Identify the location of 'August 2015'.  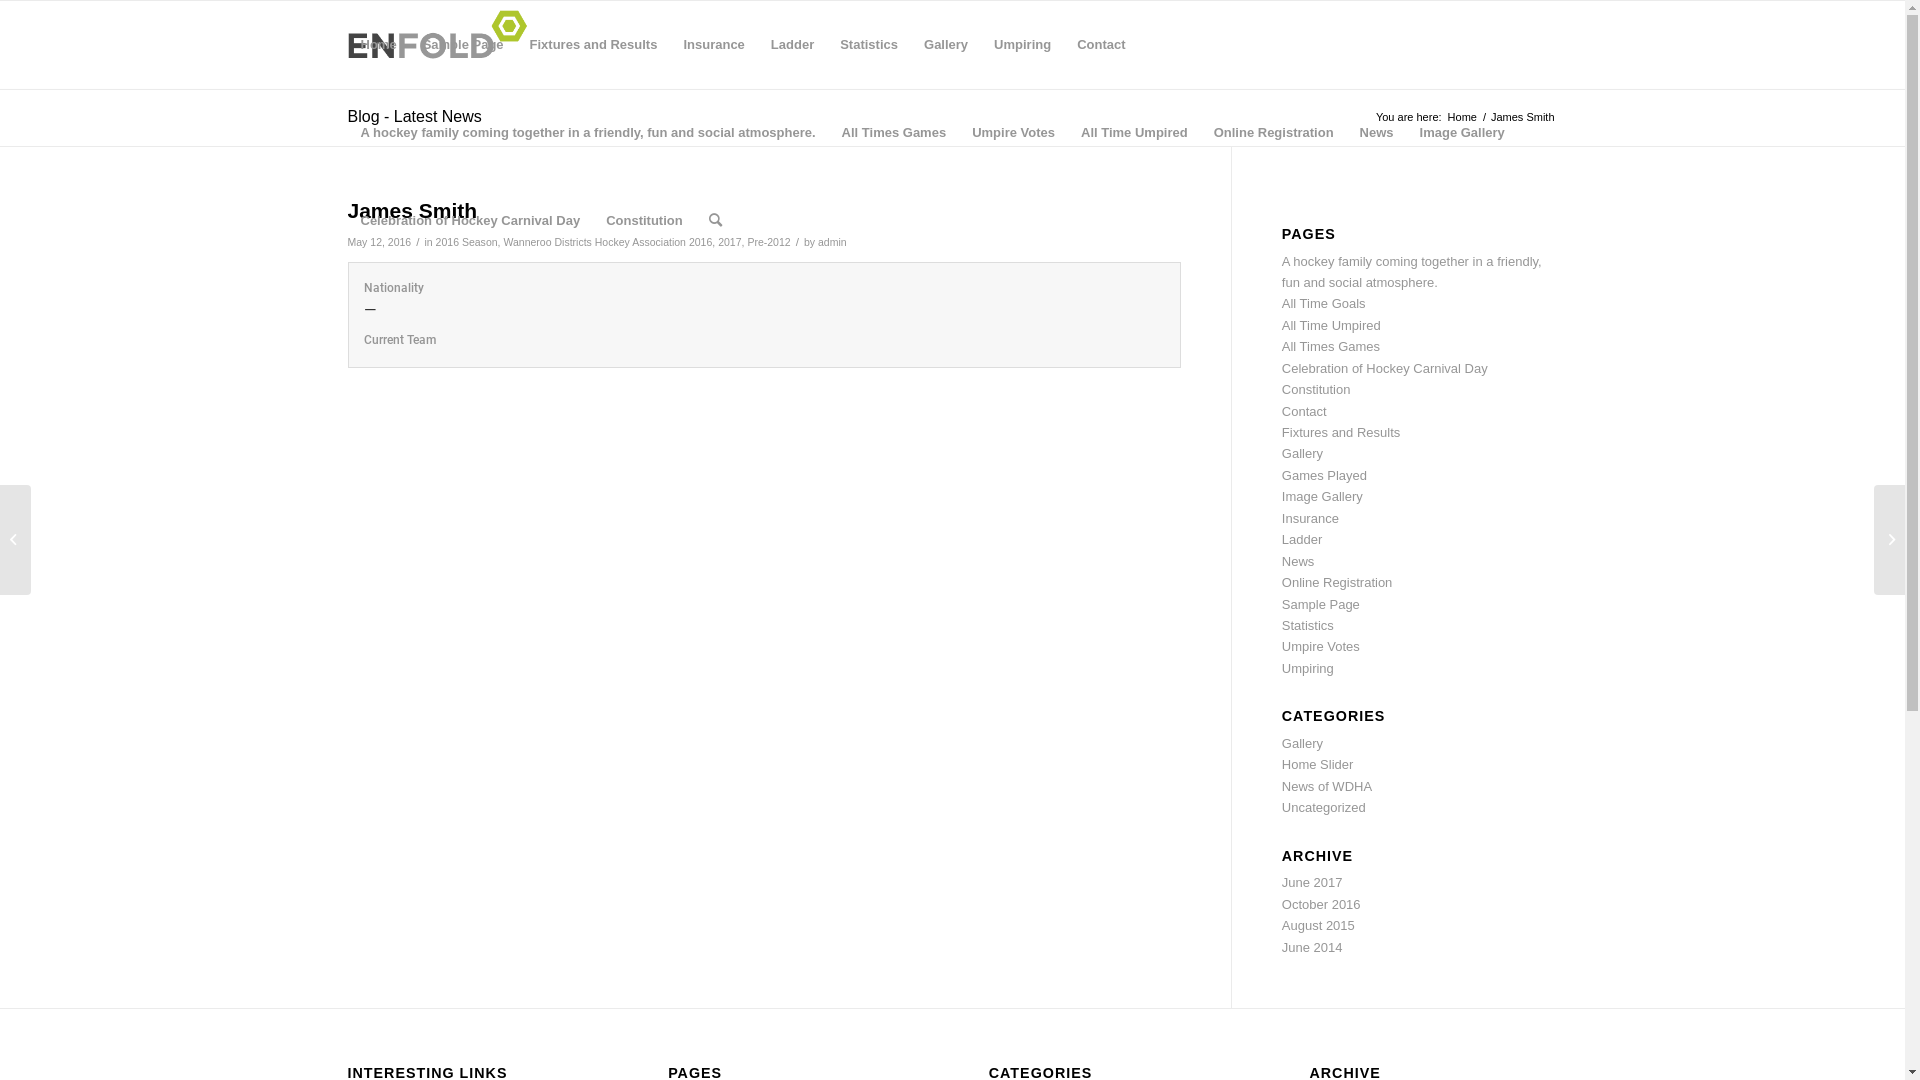
(1318, 925).